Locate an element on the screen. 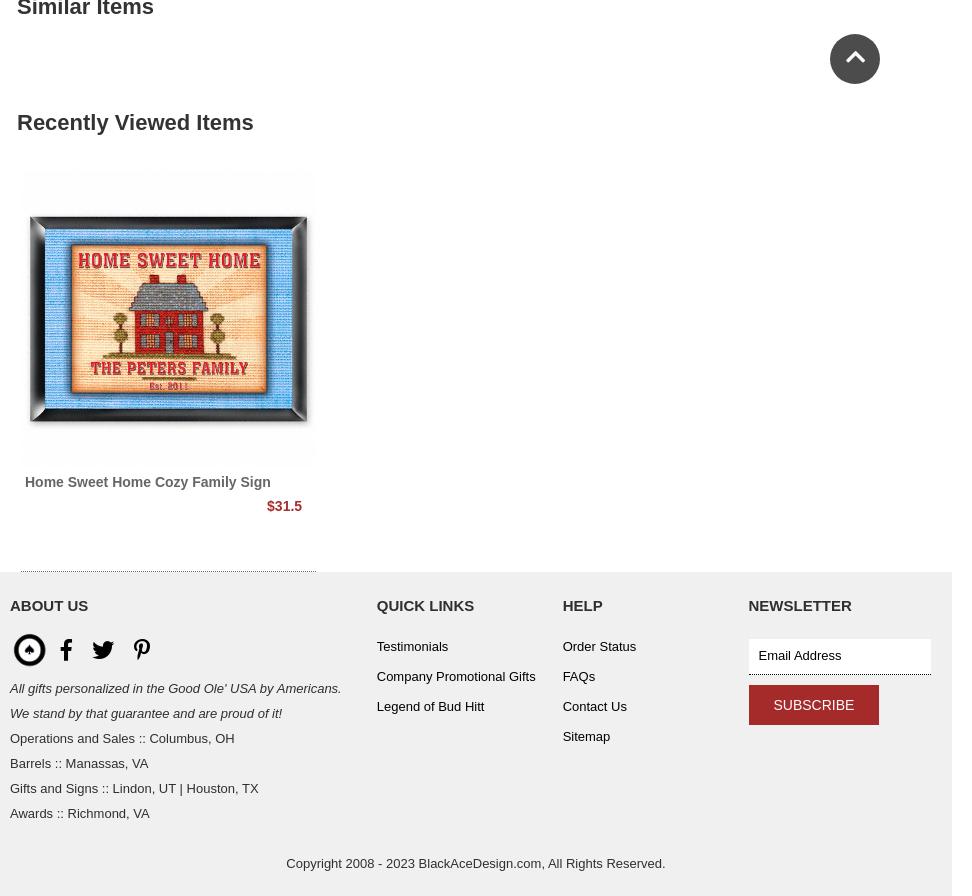 This screenshot has height=896, width=972. 'Gifts and Signs :: Lindon, UT | Houston, TX' is located at coordinates (134, 788).